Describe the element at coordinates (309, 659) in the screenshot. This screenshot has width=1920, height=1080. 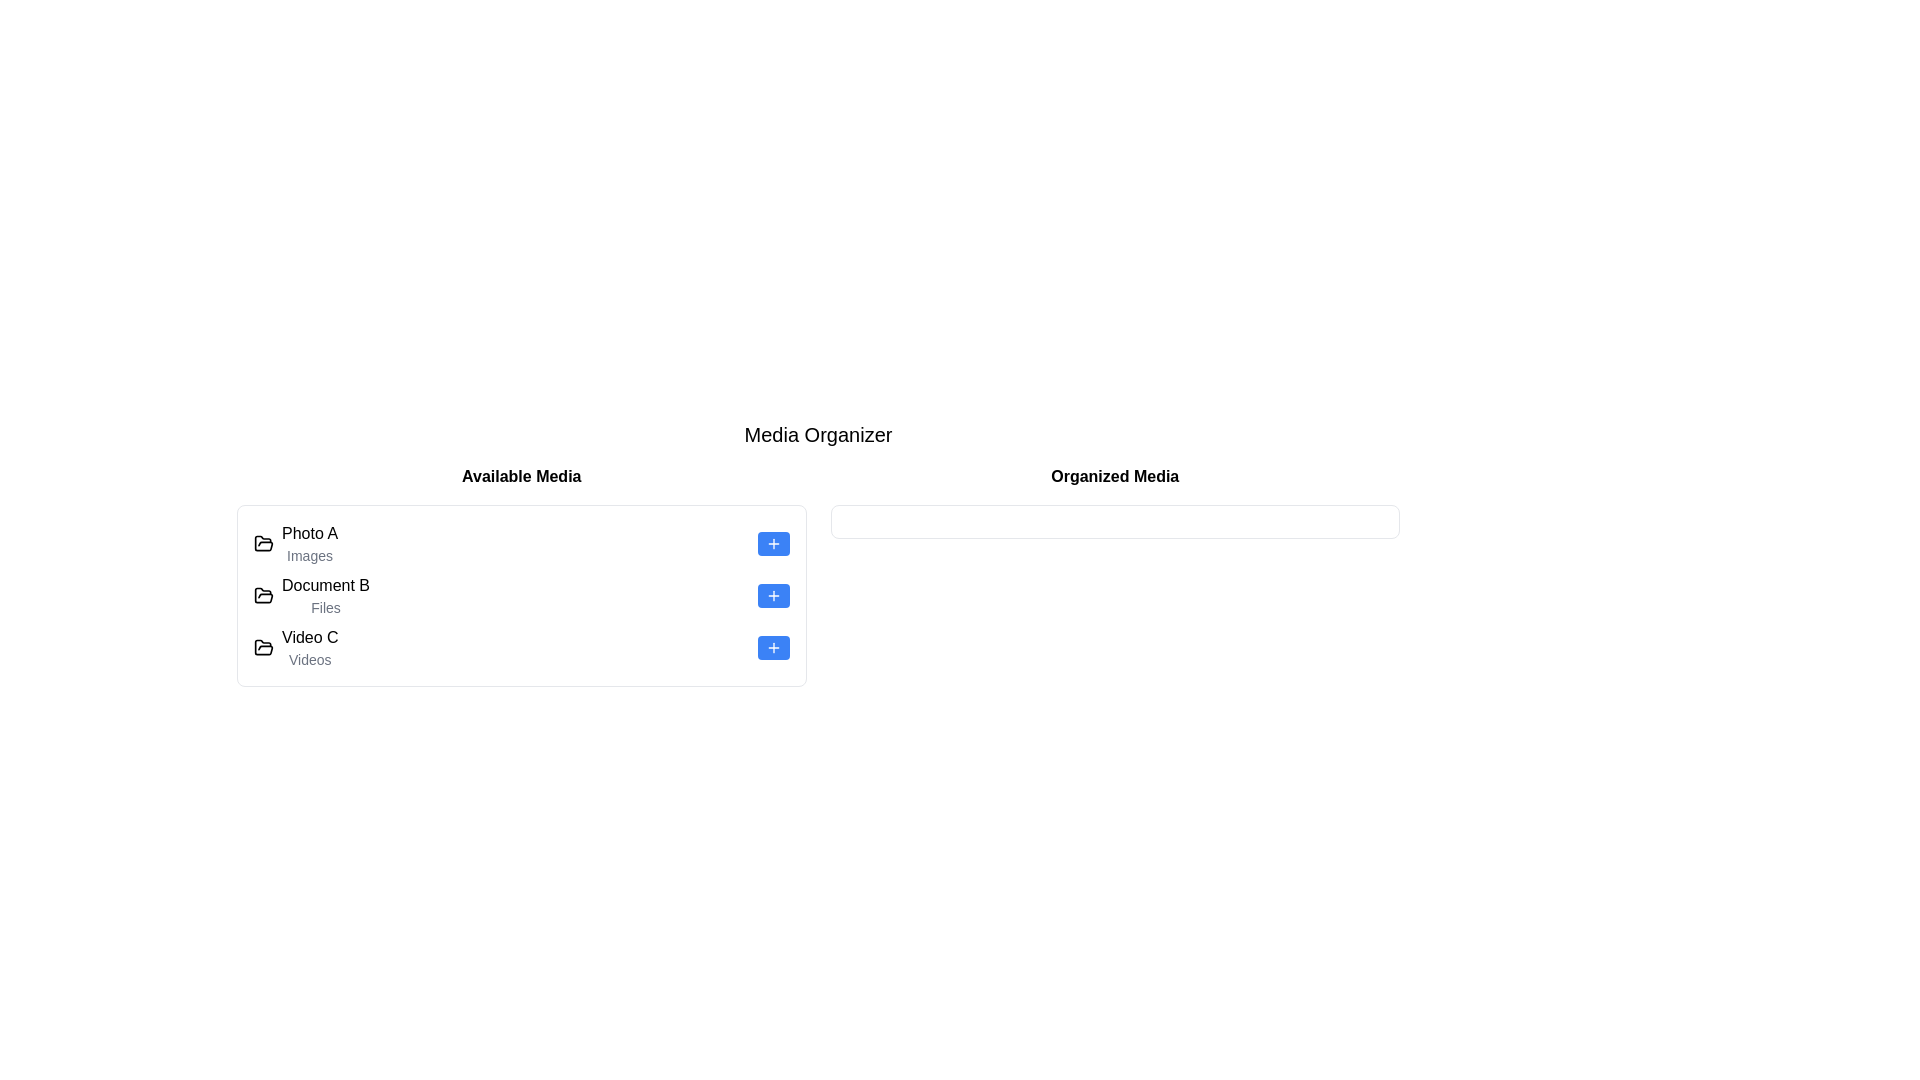
I see `the text label 'Videos' which is styled with a smaller font size and lighter gray color, located below the 'Video C' label in the submenu for the 'Video C' category` at that location.